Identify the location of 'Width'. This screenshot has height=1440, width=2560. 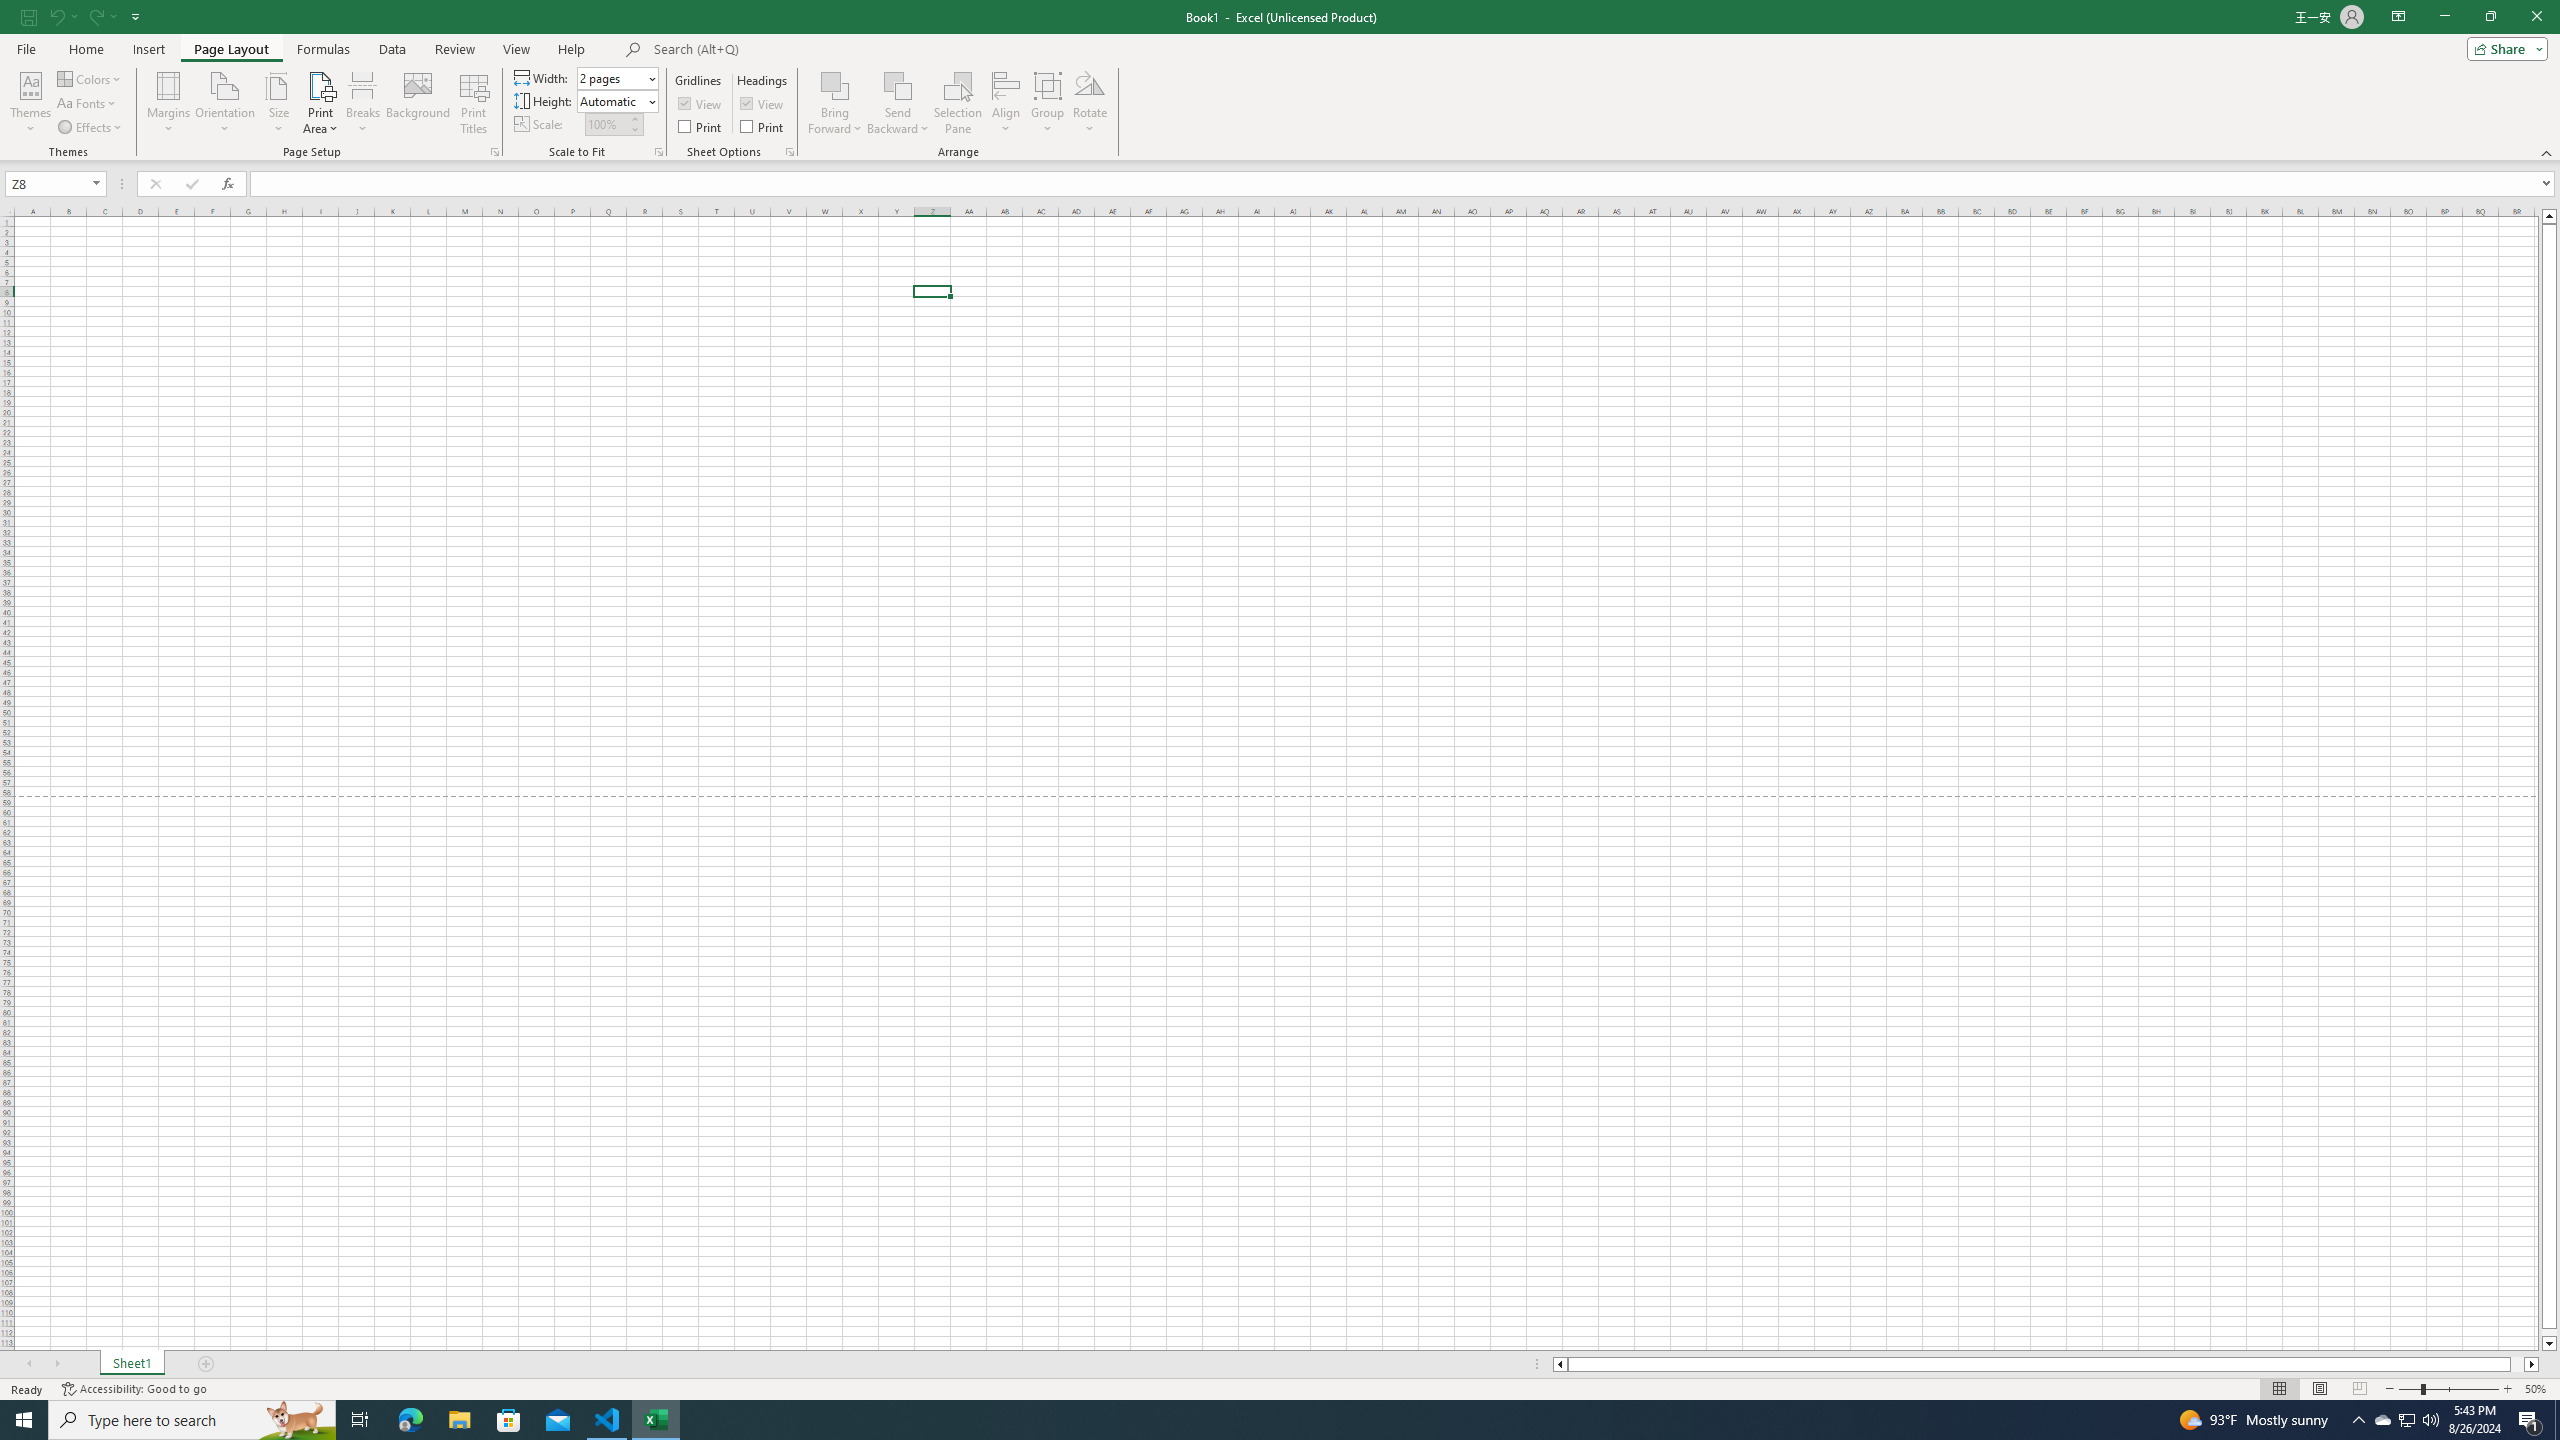
(615, 77).